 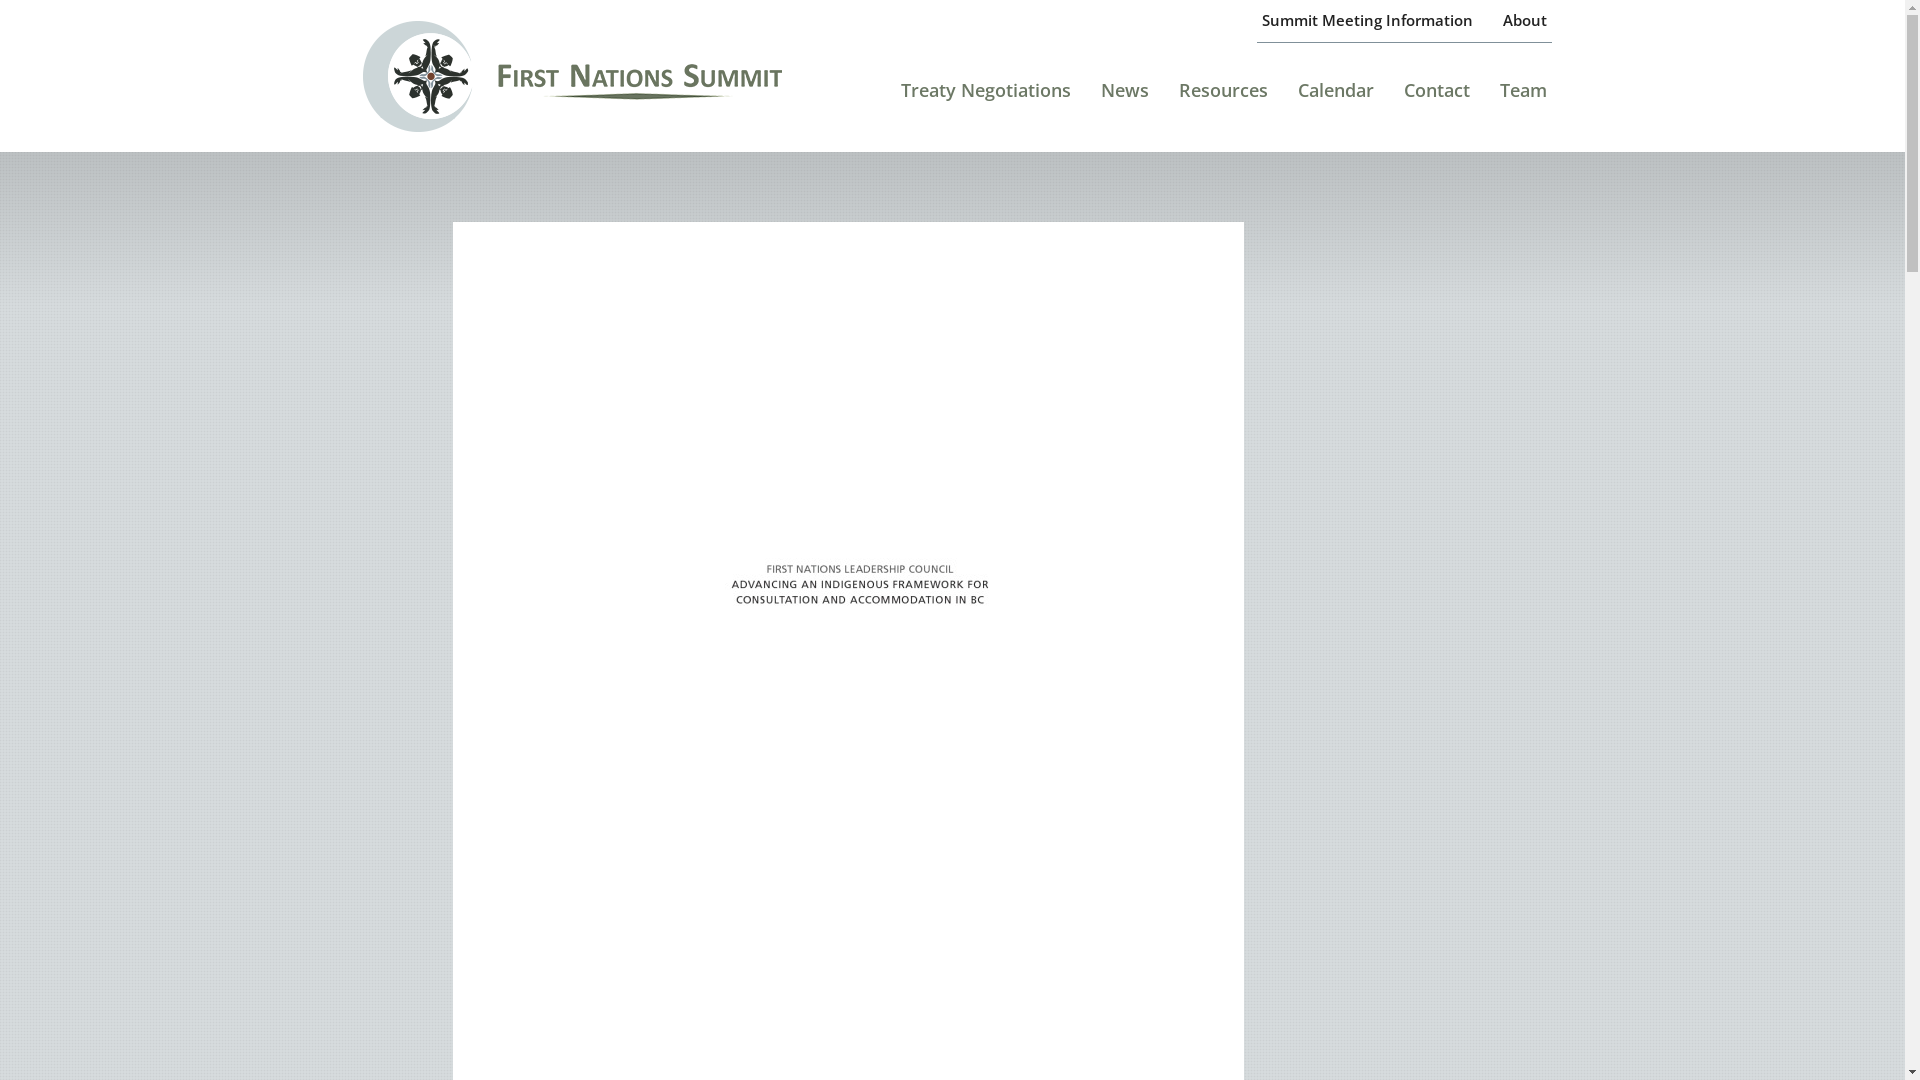 I want to click on 'Calendar', so click(x=1335, y=97).